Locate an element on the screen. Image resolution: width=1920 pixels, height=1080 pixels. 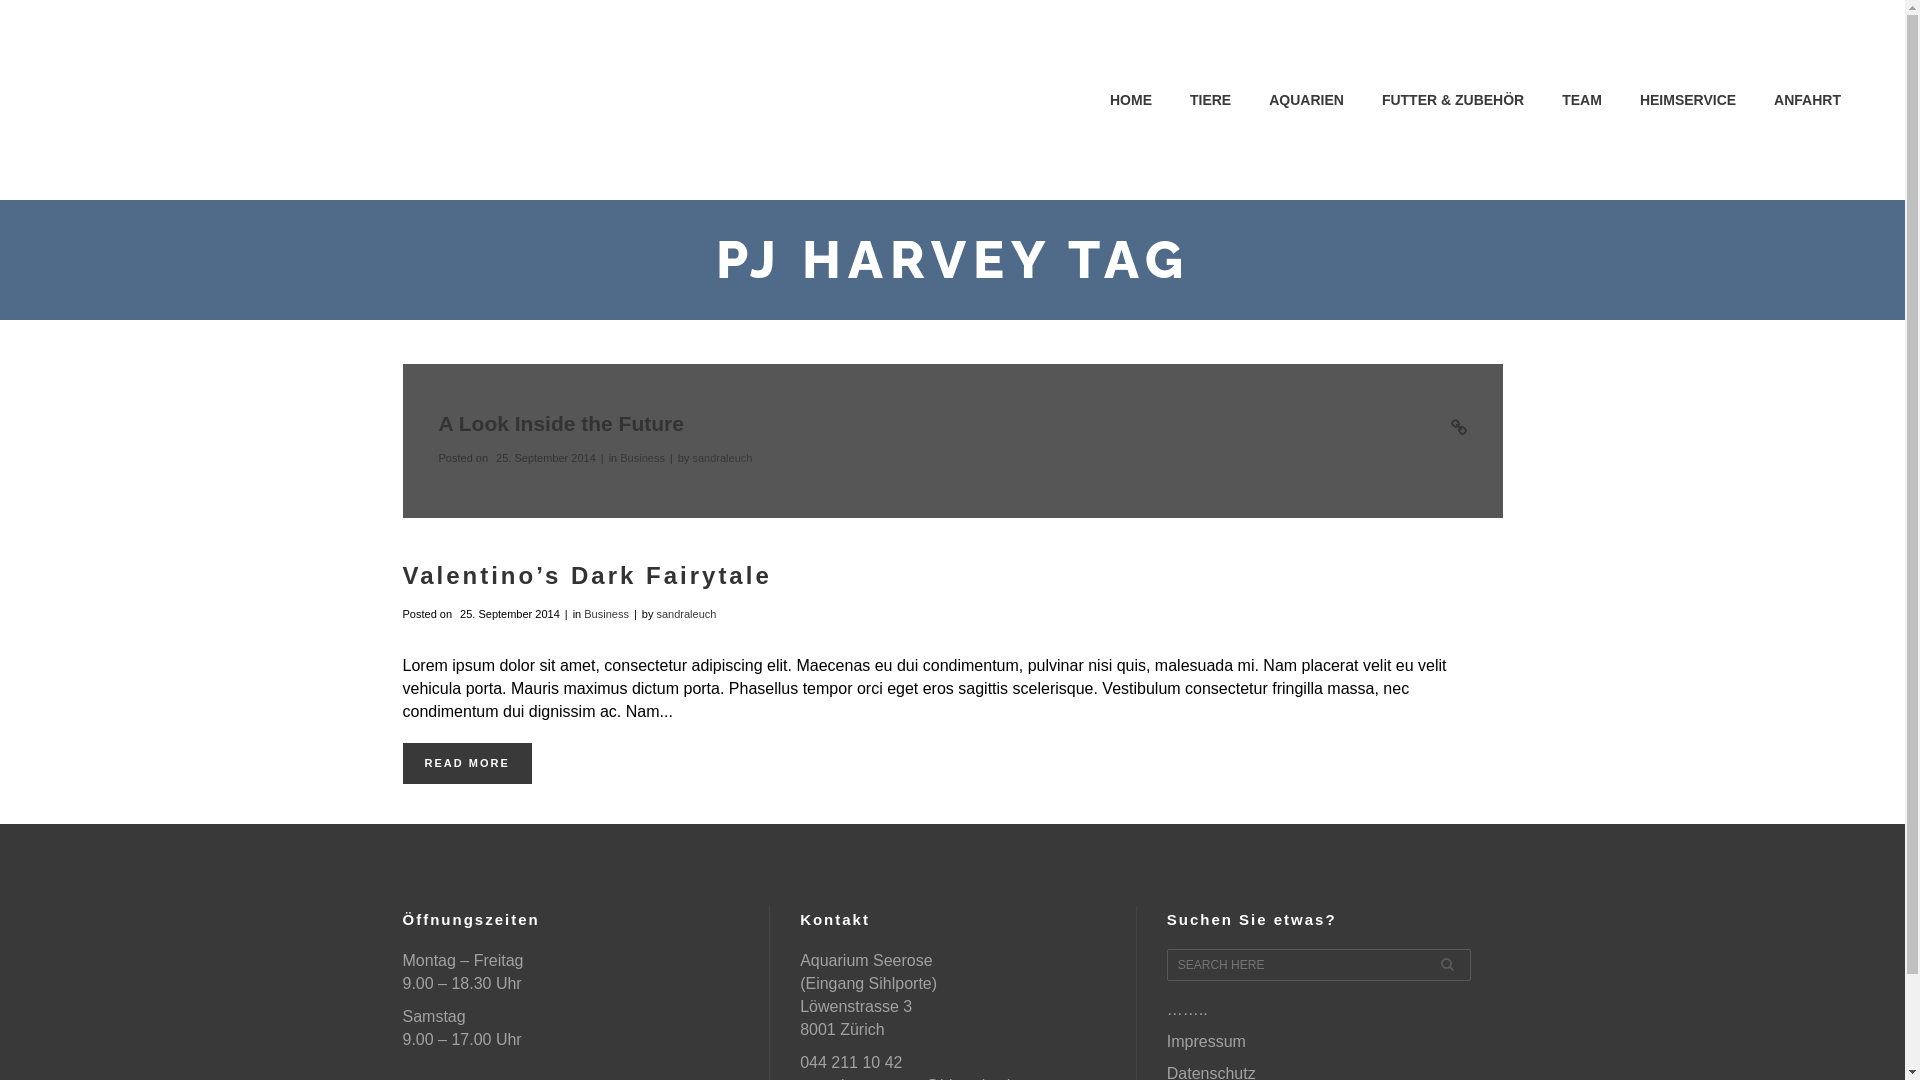
'AQUARIEN' is located at coordinates (1306, 100).